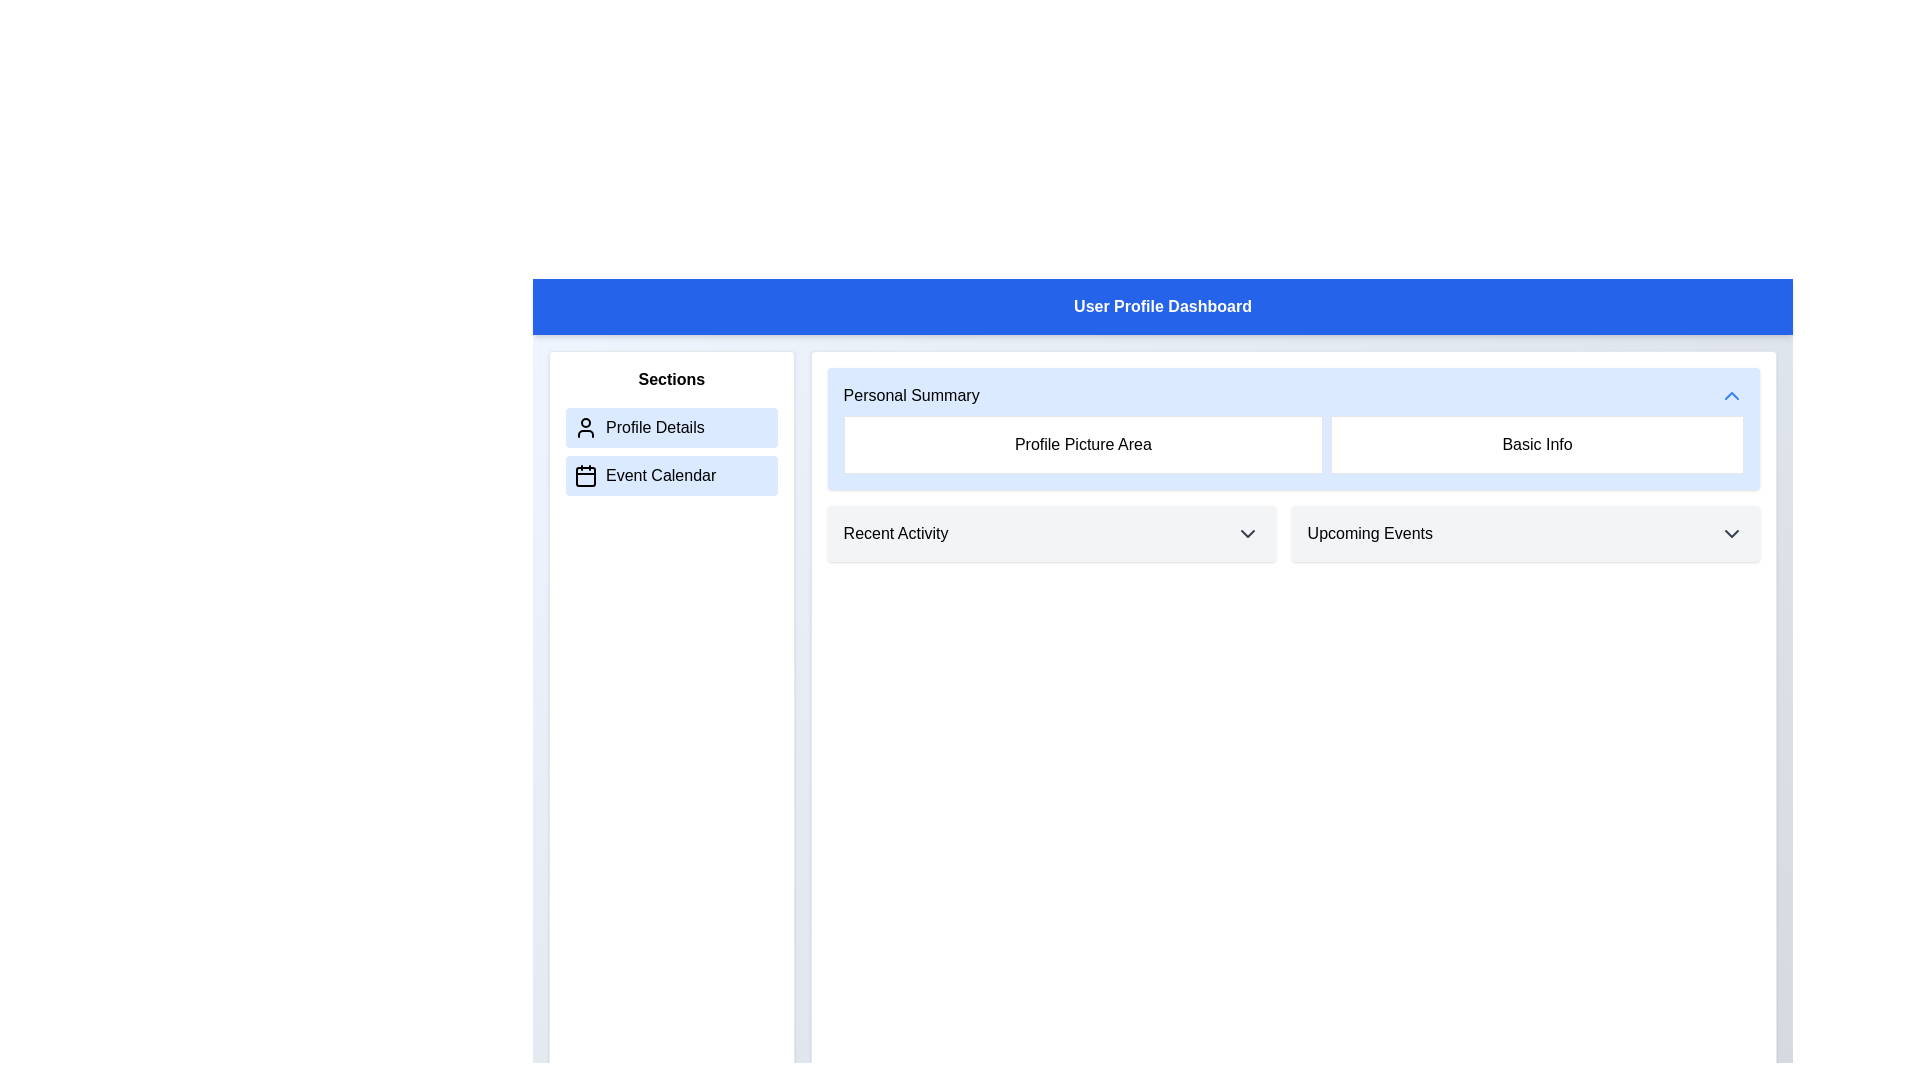 Image resolution: width=1920 pixels, height=1080 pixels. I want to click on the calendar icon located to the left of the 'Event Calendar' label in the left-side navigation panel, which is styled with a clean, outlined appearance, so click(584, 475).